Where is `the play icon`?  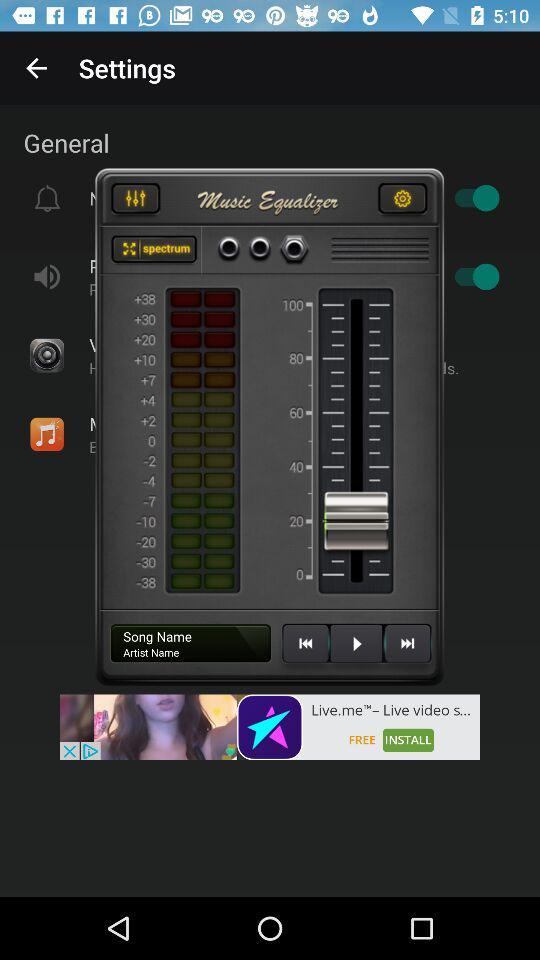 the play icon is located at coordinates (355, 650).